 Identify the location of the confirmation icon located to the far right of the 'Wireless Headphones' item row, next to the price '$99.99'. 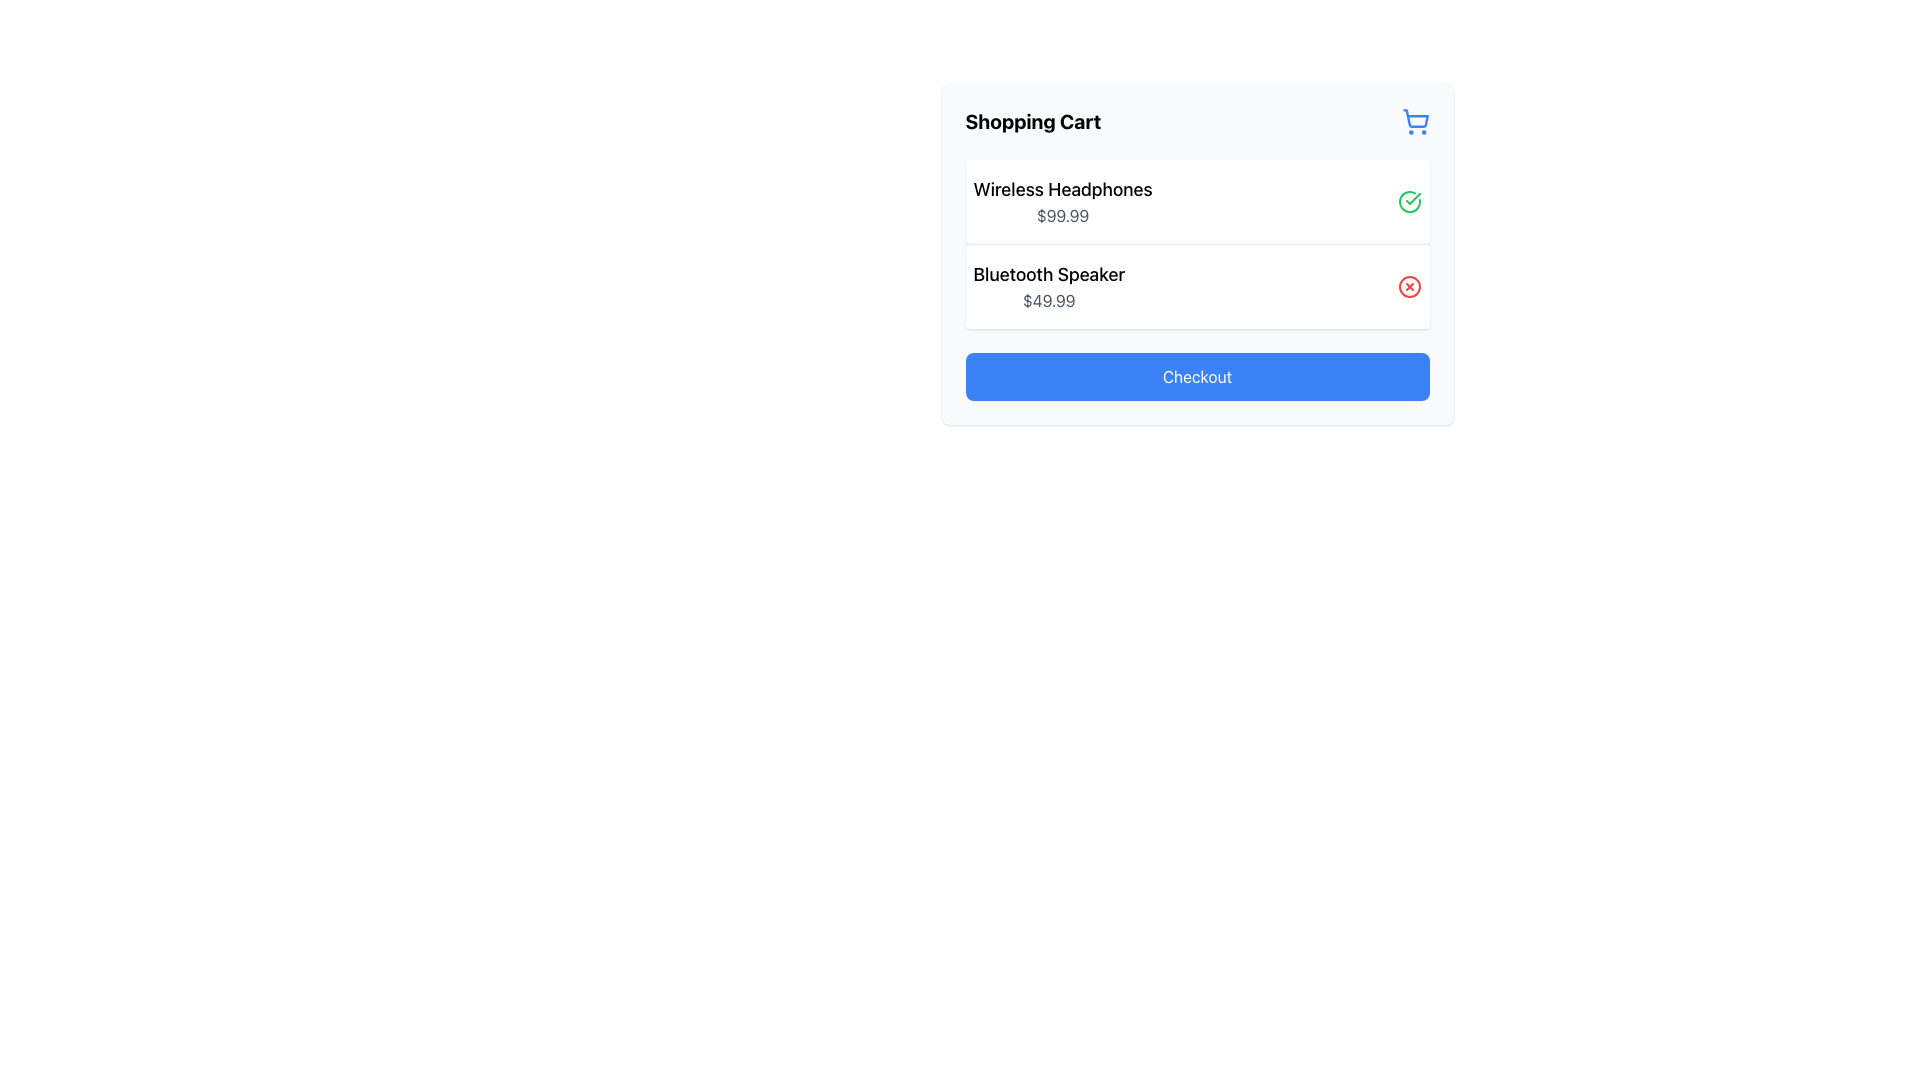
(1408, 201).